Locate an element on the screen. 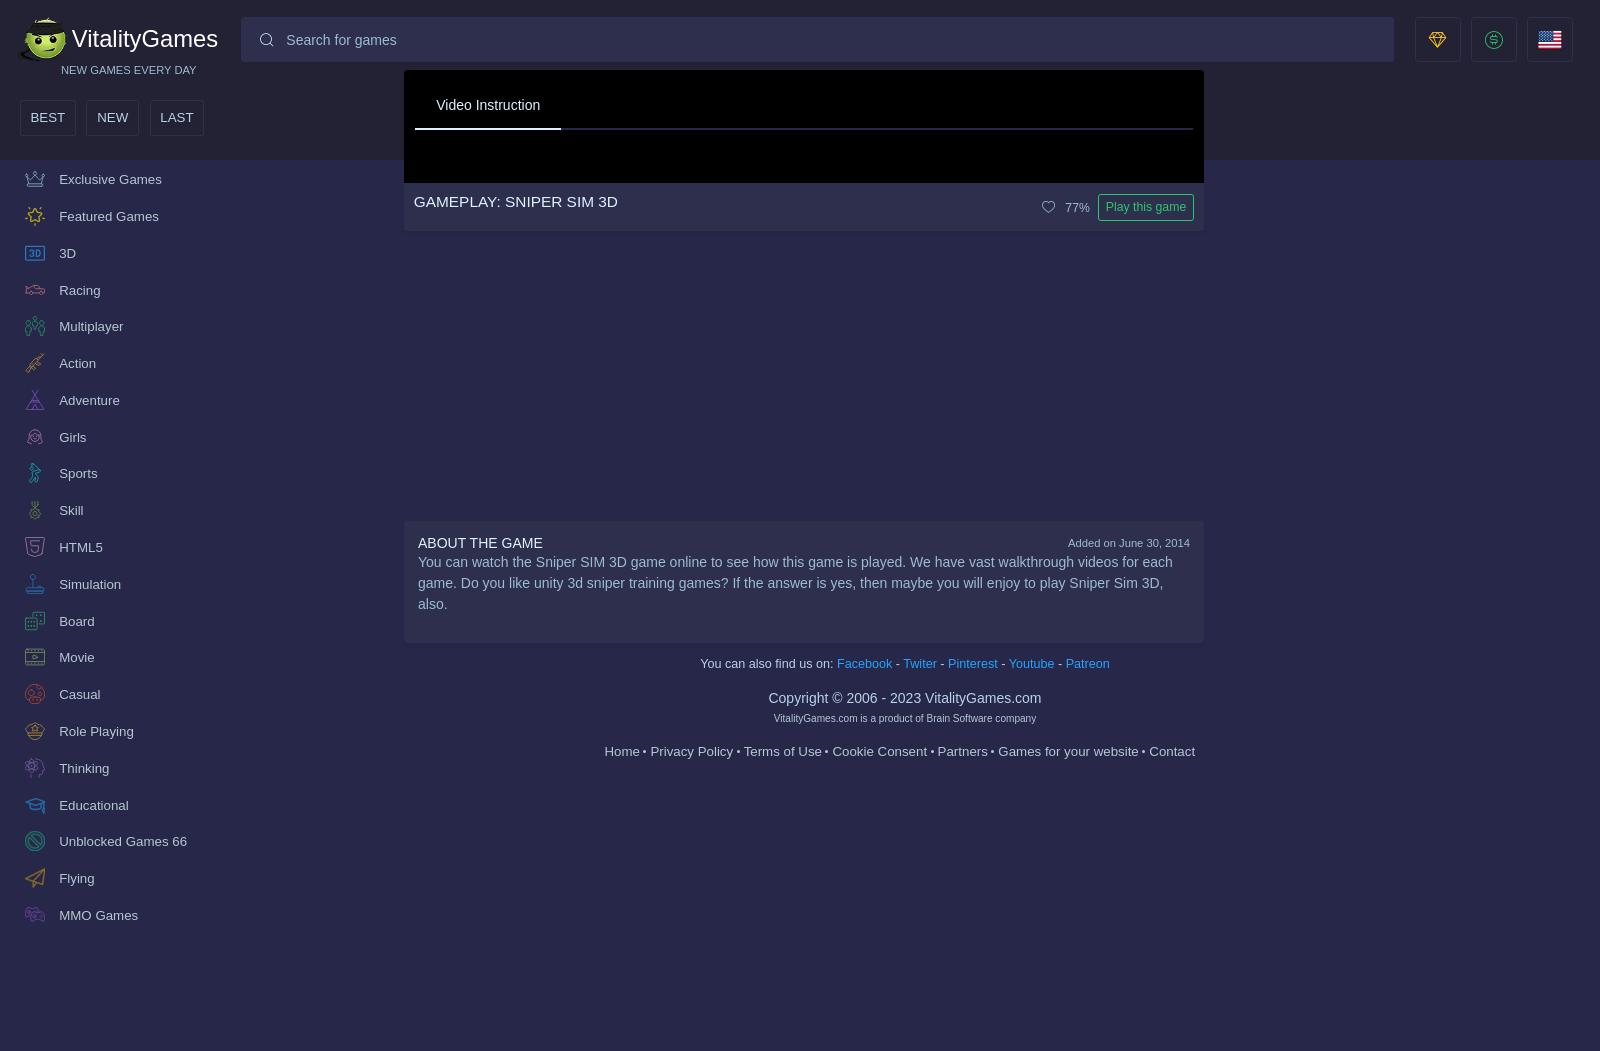  'NEW GAMES EVERY DAY' is located at coordinates (127, 68).